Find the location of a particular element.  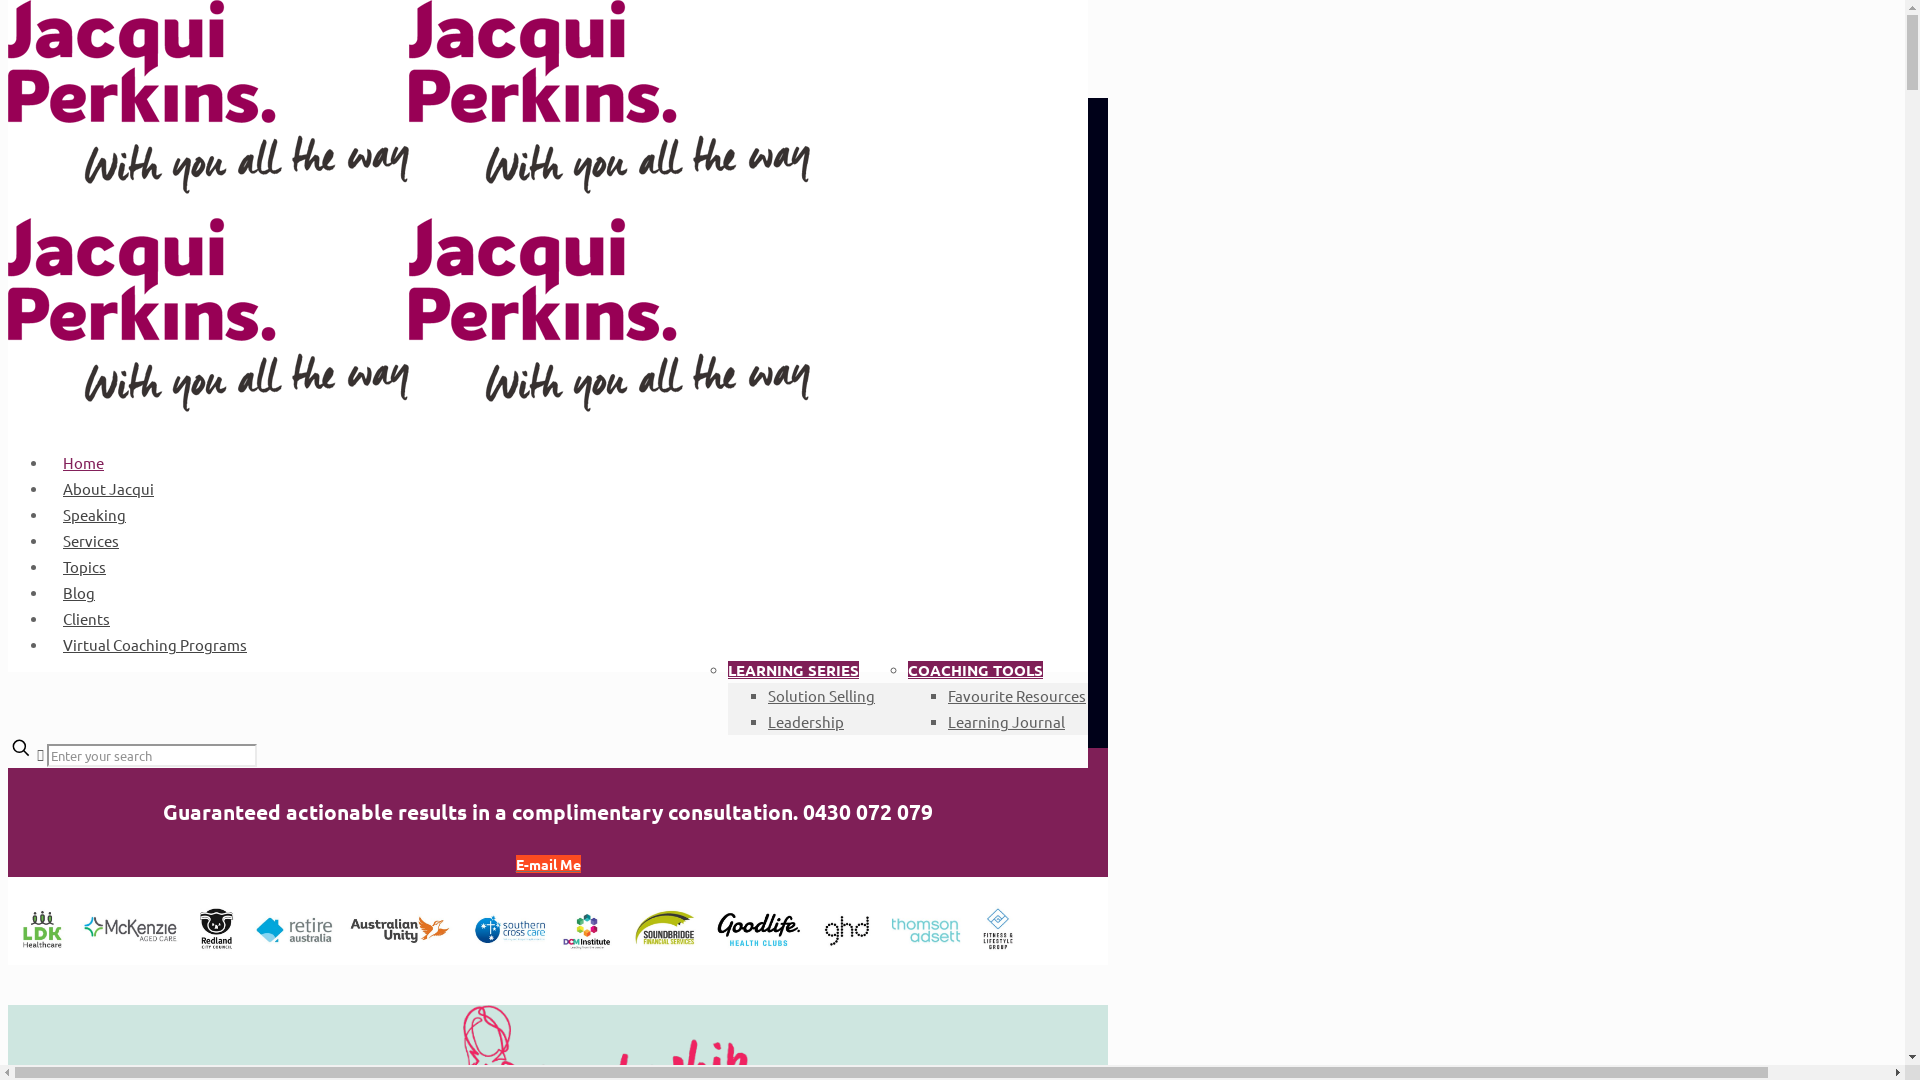

'Virtual Coaching Programs' is located at coordinates (153, 644).